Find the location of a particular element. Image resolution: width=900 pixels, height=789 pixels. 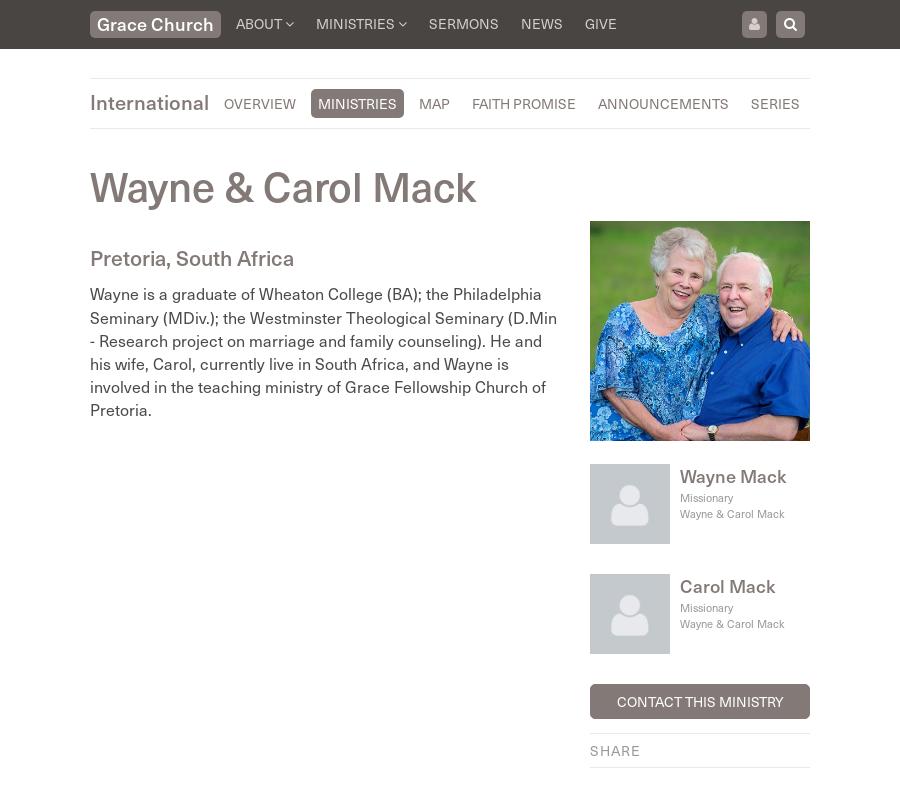

'Announcements' is located at coordinates (597, 103).